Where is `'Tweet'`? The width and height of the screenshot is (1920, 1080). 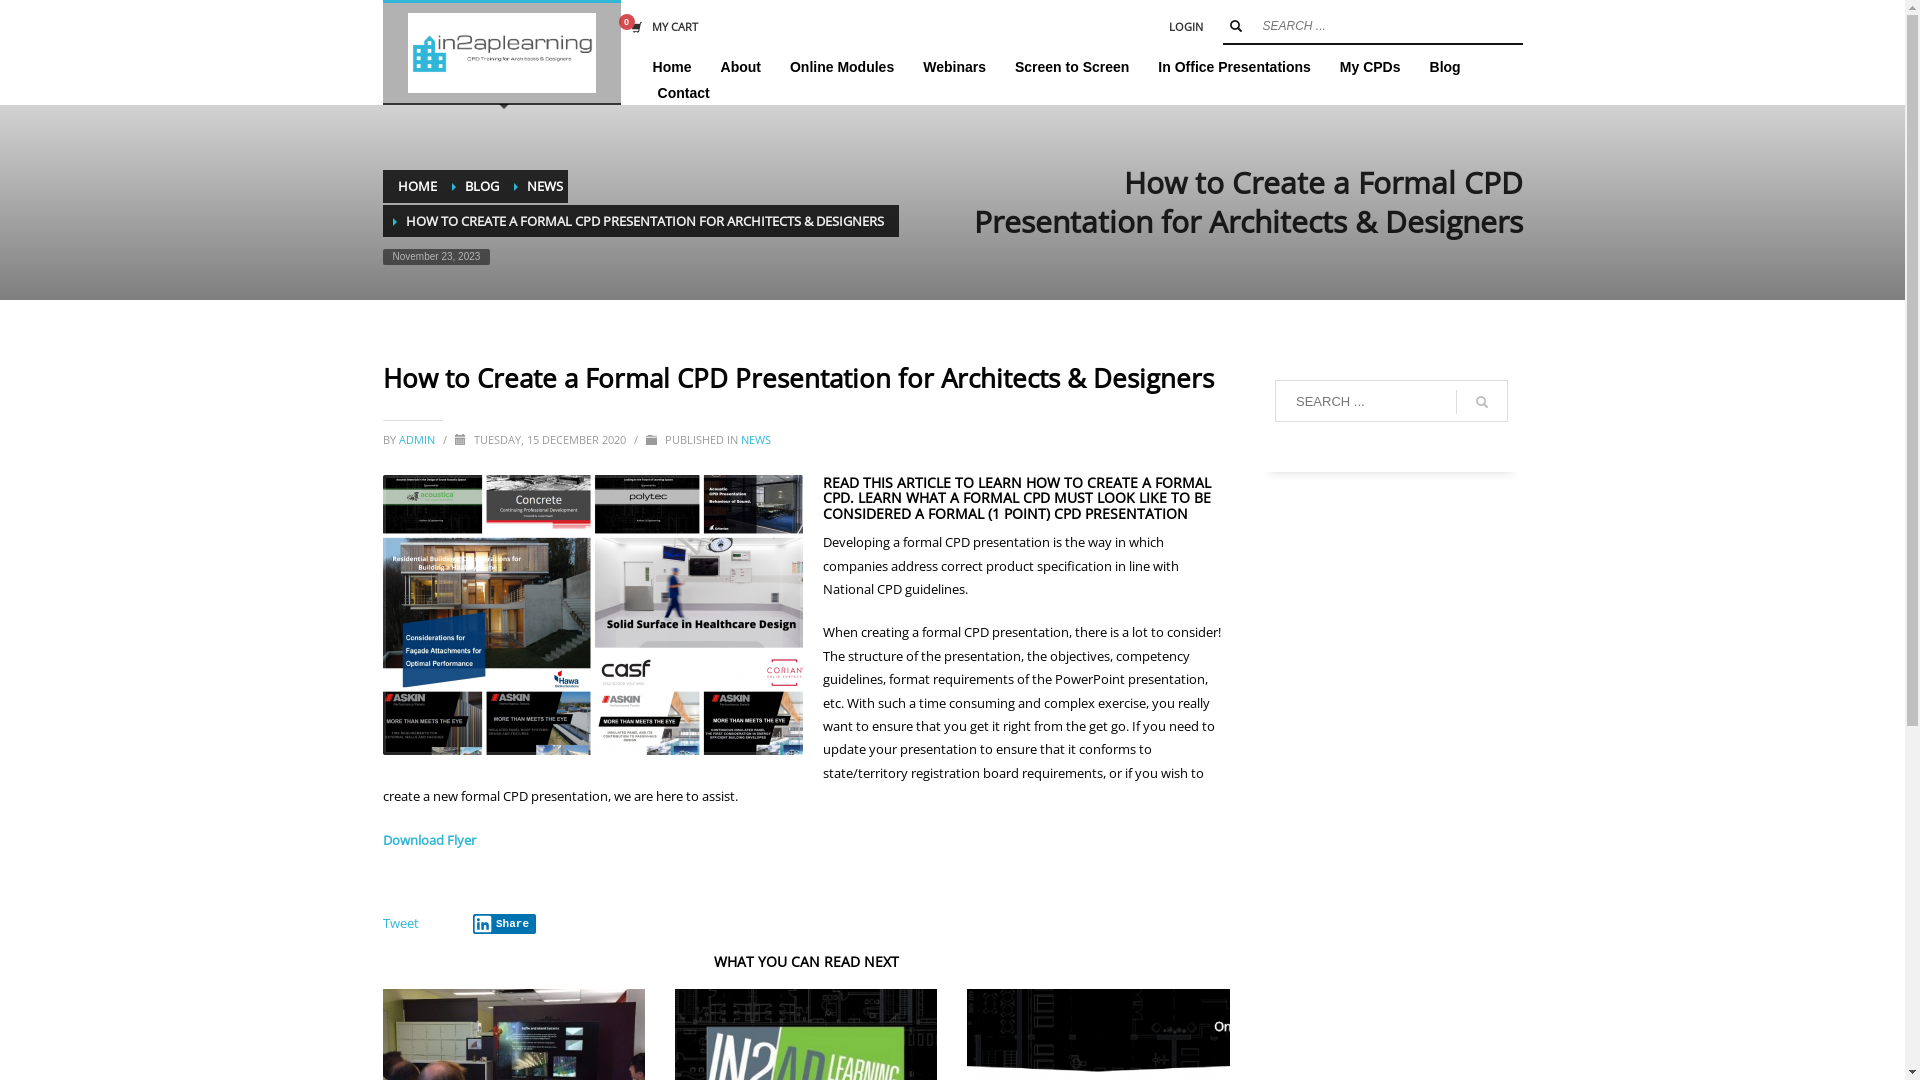 'Tweet' is located at coordinates (382, 922).